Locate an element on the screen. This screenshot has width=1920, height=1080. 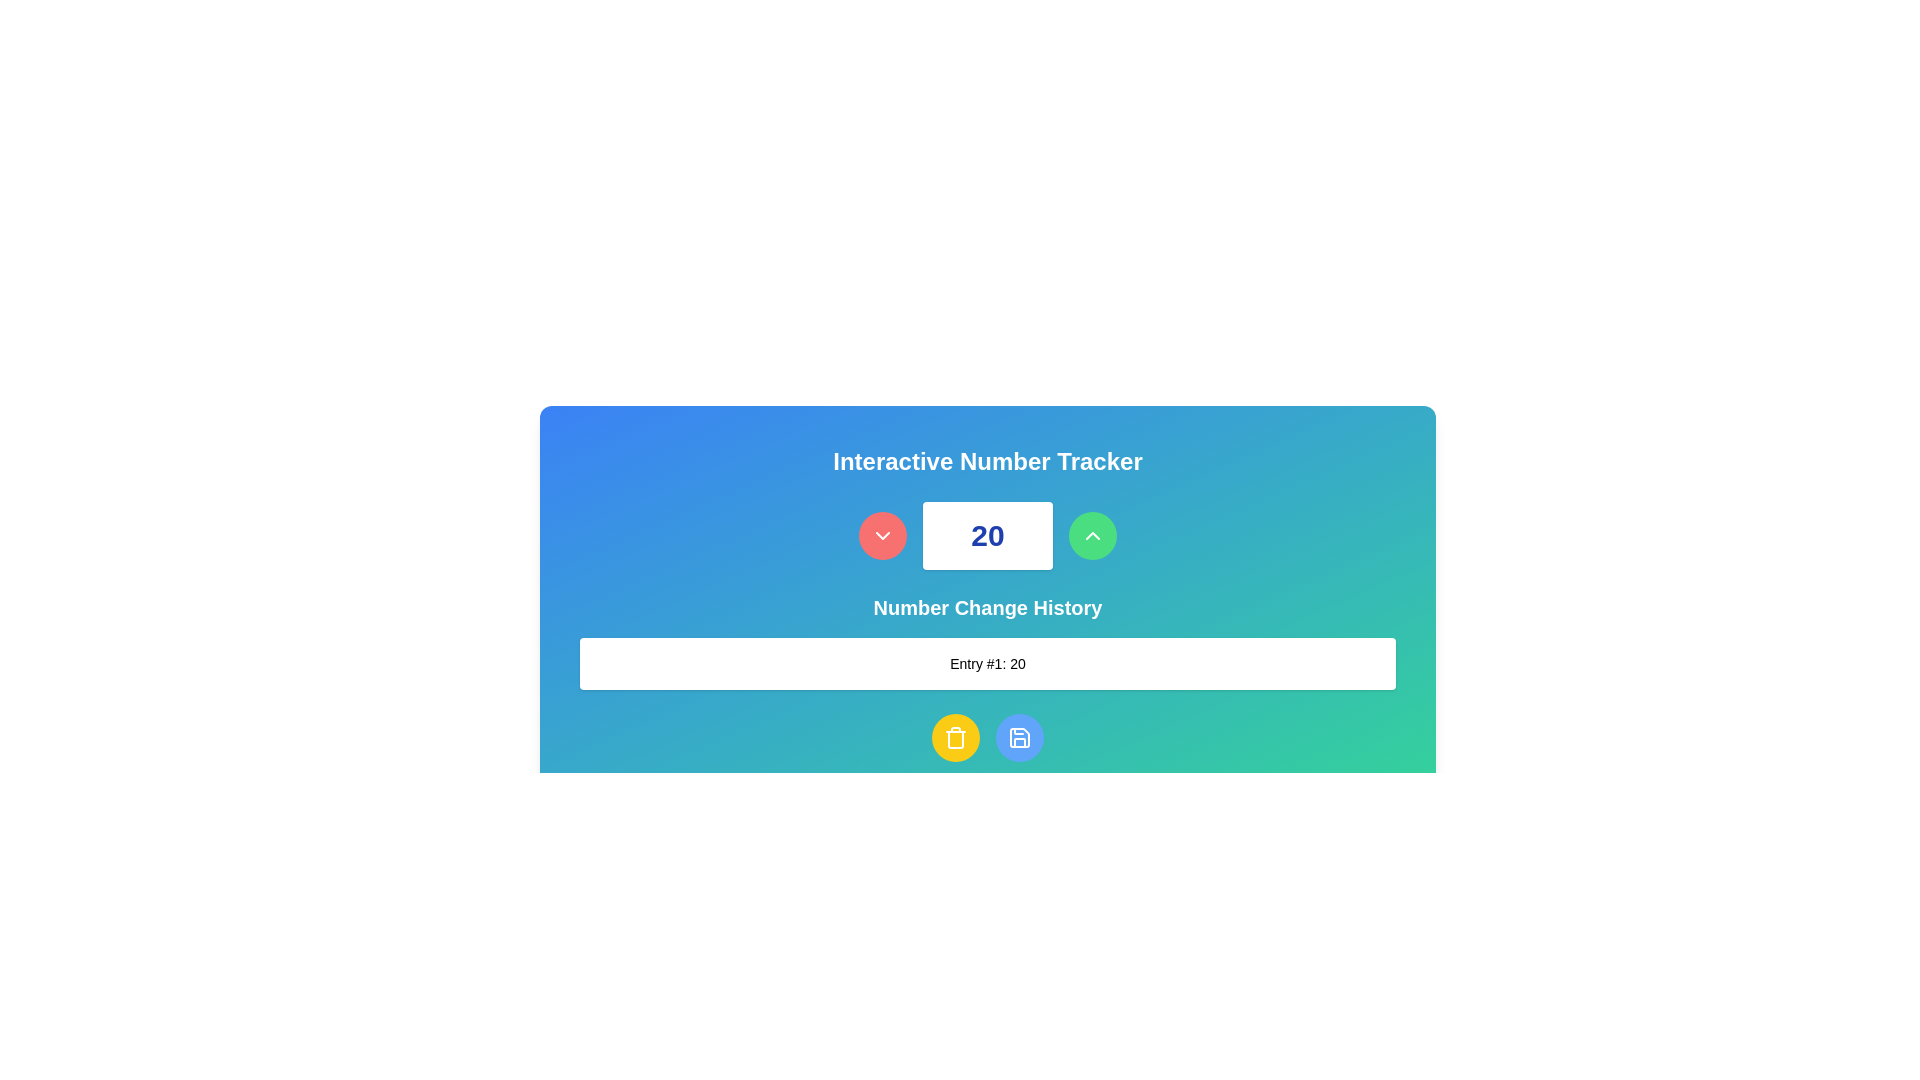
the button located to the right of the number display to increase the displayed number value by one is located at coordinates (1091, 535).